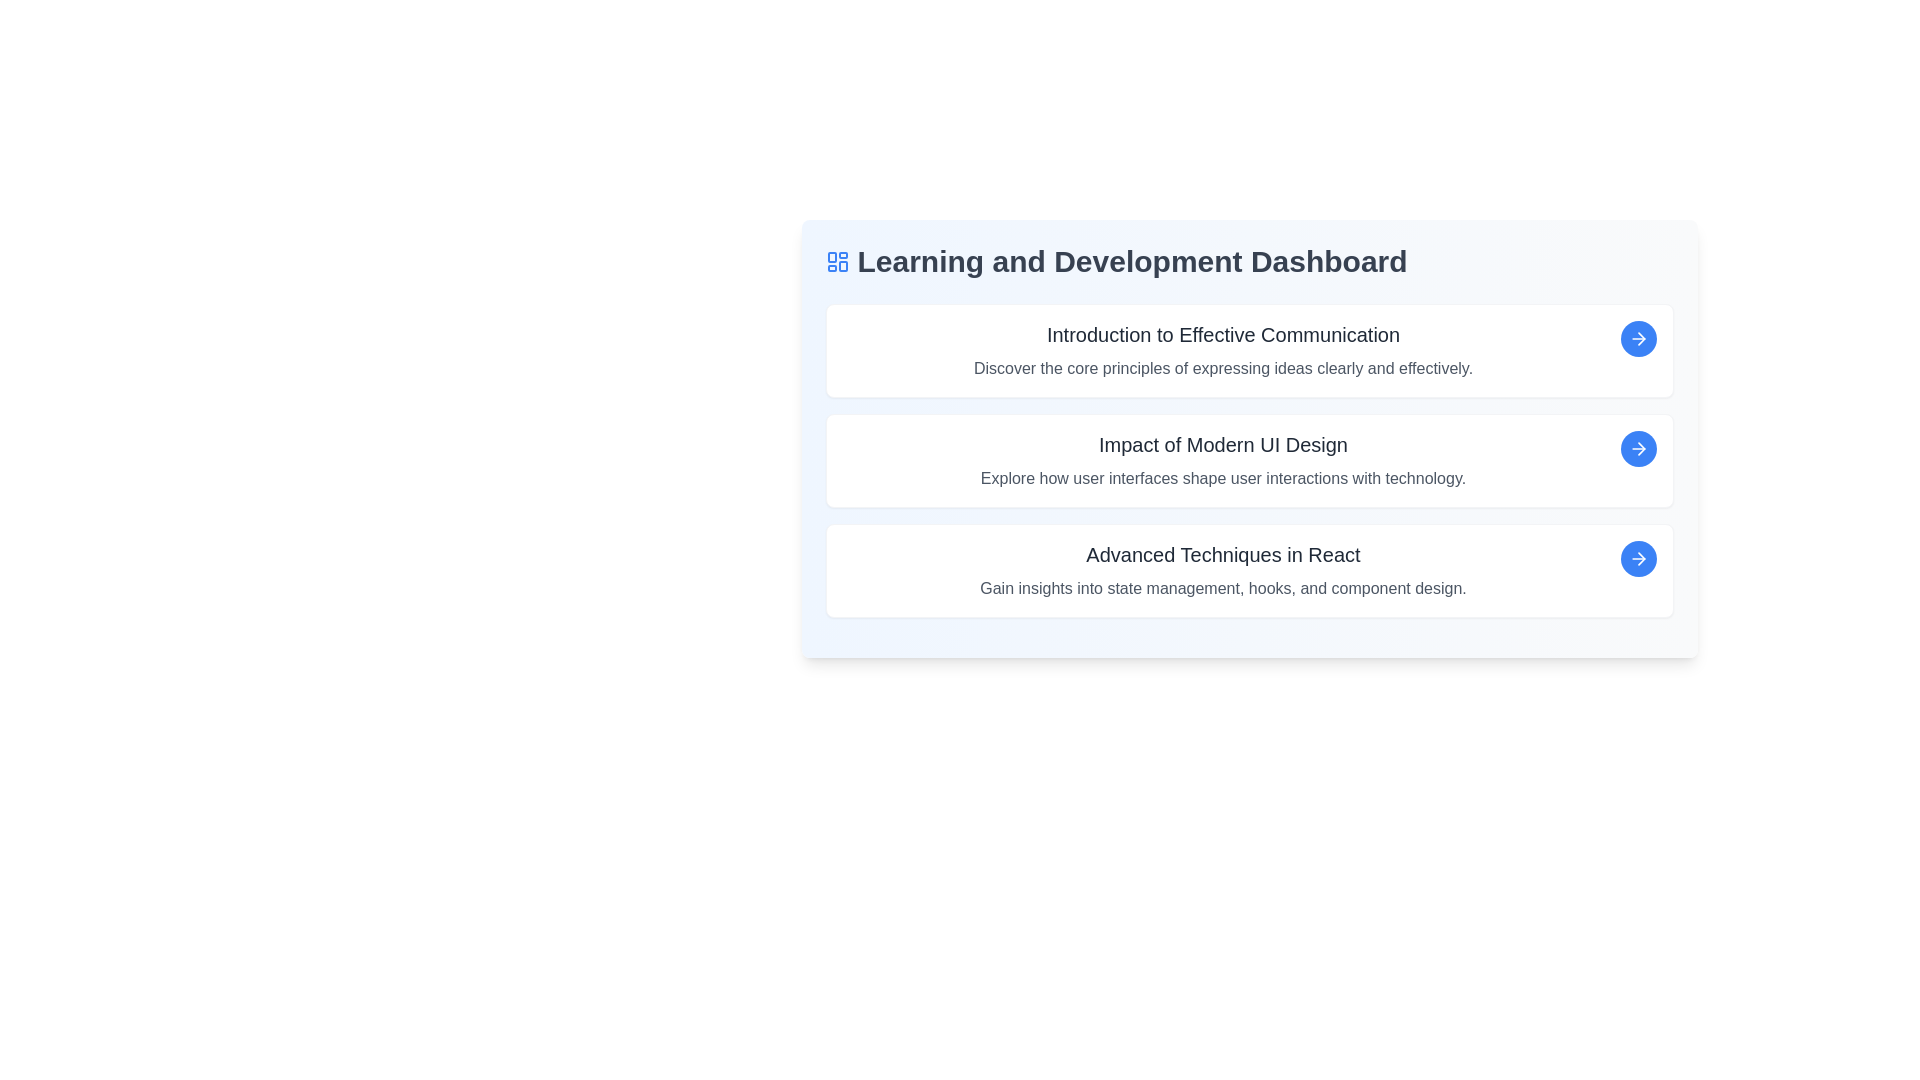 The height and width of the screenshot is (1080, 1920). Describe the element at coordinates (1222, 334) in the screenshot. I see `static text element that serves as the title for the effective communication section, located above the subtitle about expressing ideas clearly and effectively` at that location.